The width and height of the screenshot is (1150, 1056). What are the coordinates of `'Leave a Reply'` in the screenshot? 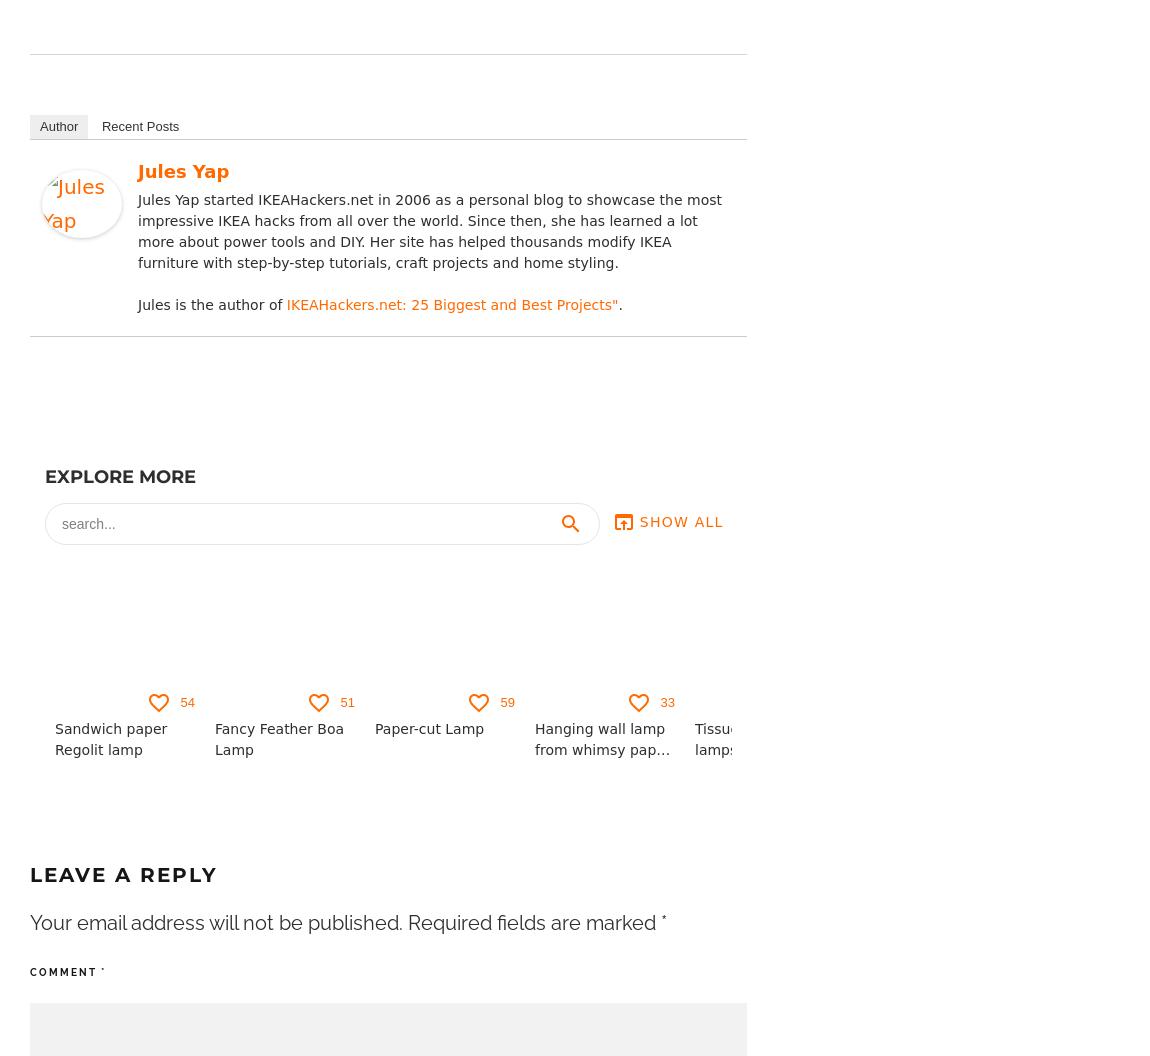 It's located at (29, 874).